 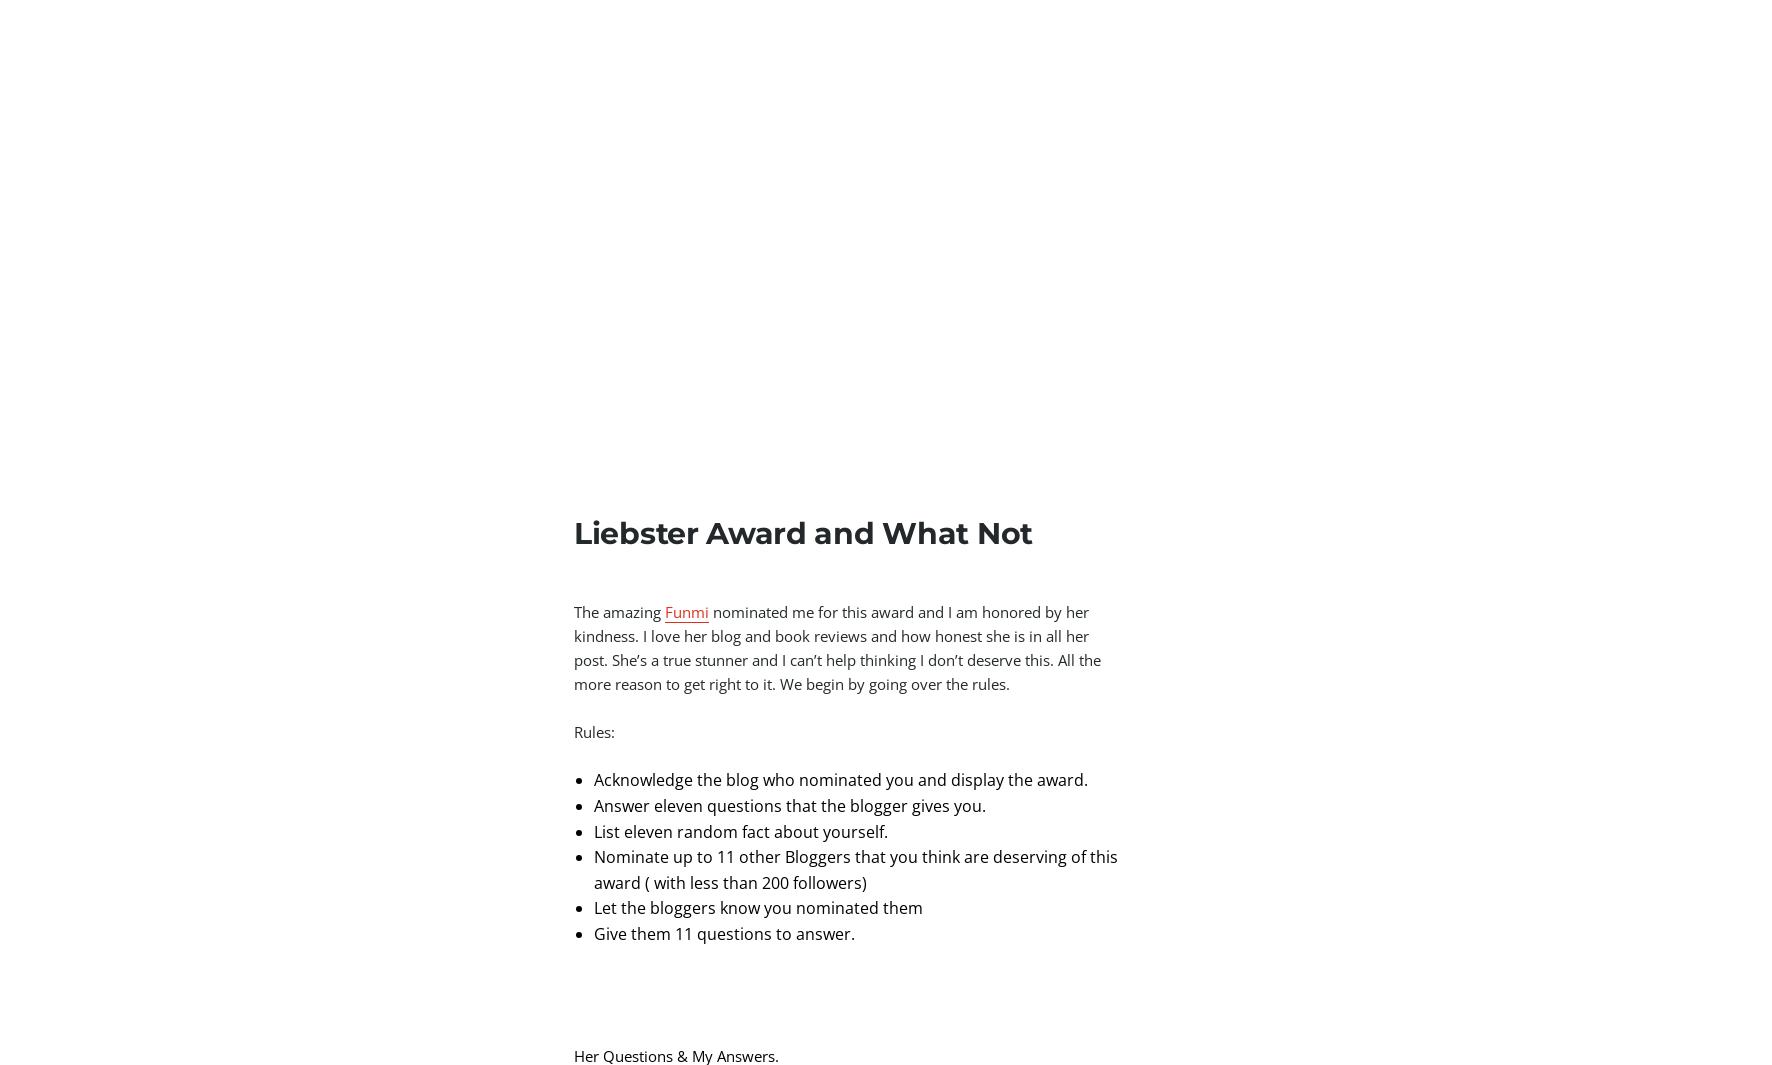 What do you see at coordinates (686, 611) in the screenshot?
I see `'Funmi'` at bounding box center [686, 611].